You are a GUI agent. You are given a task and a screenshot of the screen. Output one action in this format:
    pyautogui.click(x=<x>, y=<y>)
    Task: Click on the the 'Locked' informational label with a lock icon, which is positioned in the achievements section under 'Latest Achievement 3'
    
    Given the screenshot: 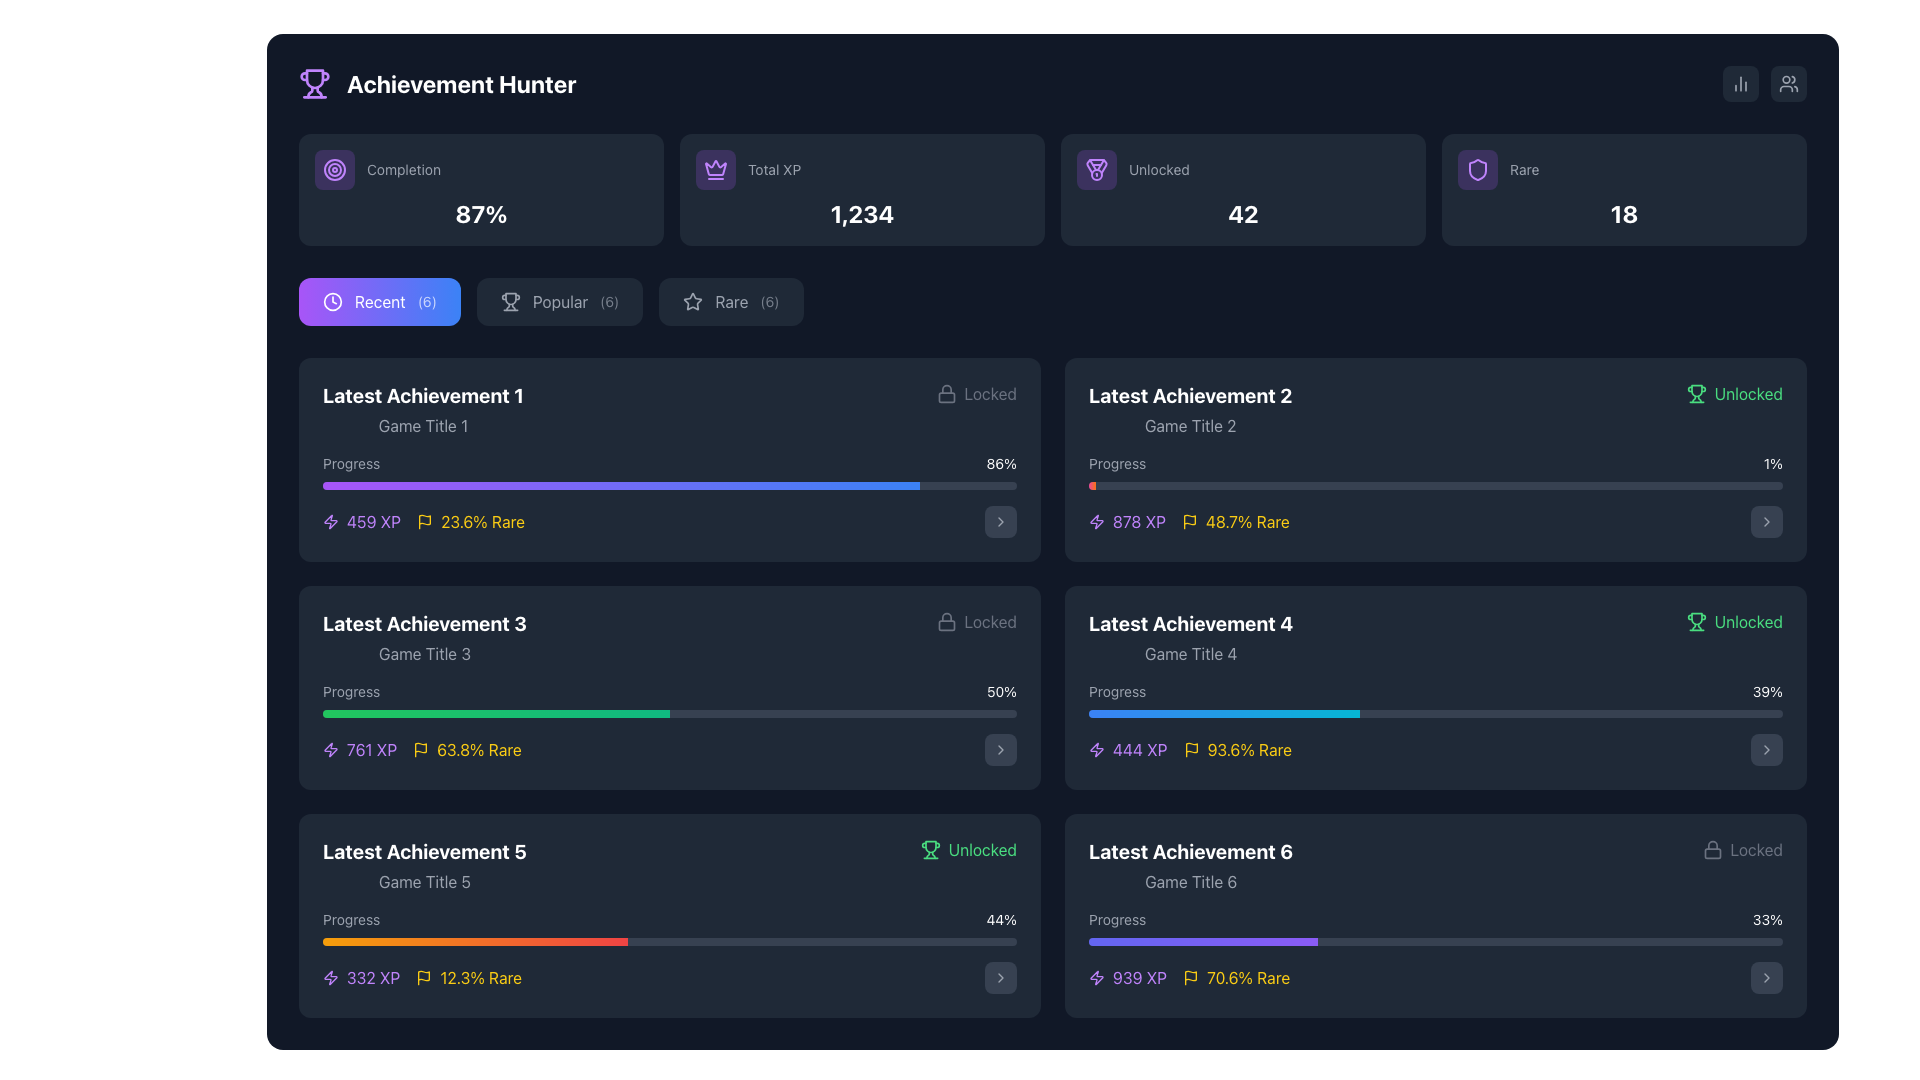 What is the action you would take?
    pyautogui.click(x=976, y=620)
    